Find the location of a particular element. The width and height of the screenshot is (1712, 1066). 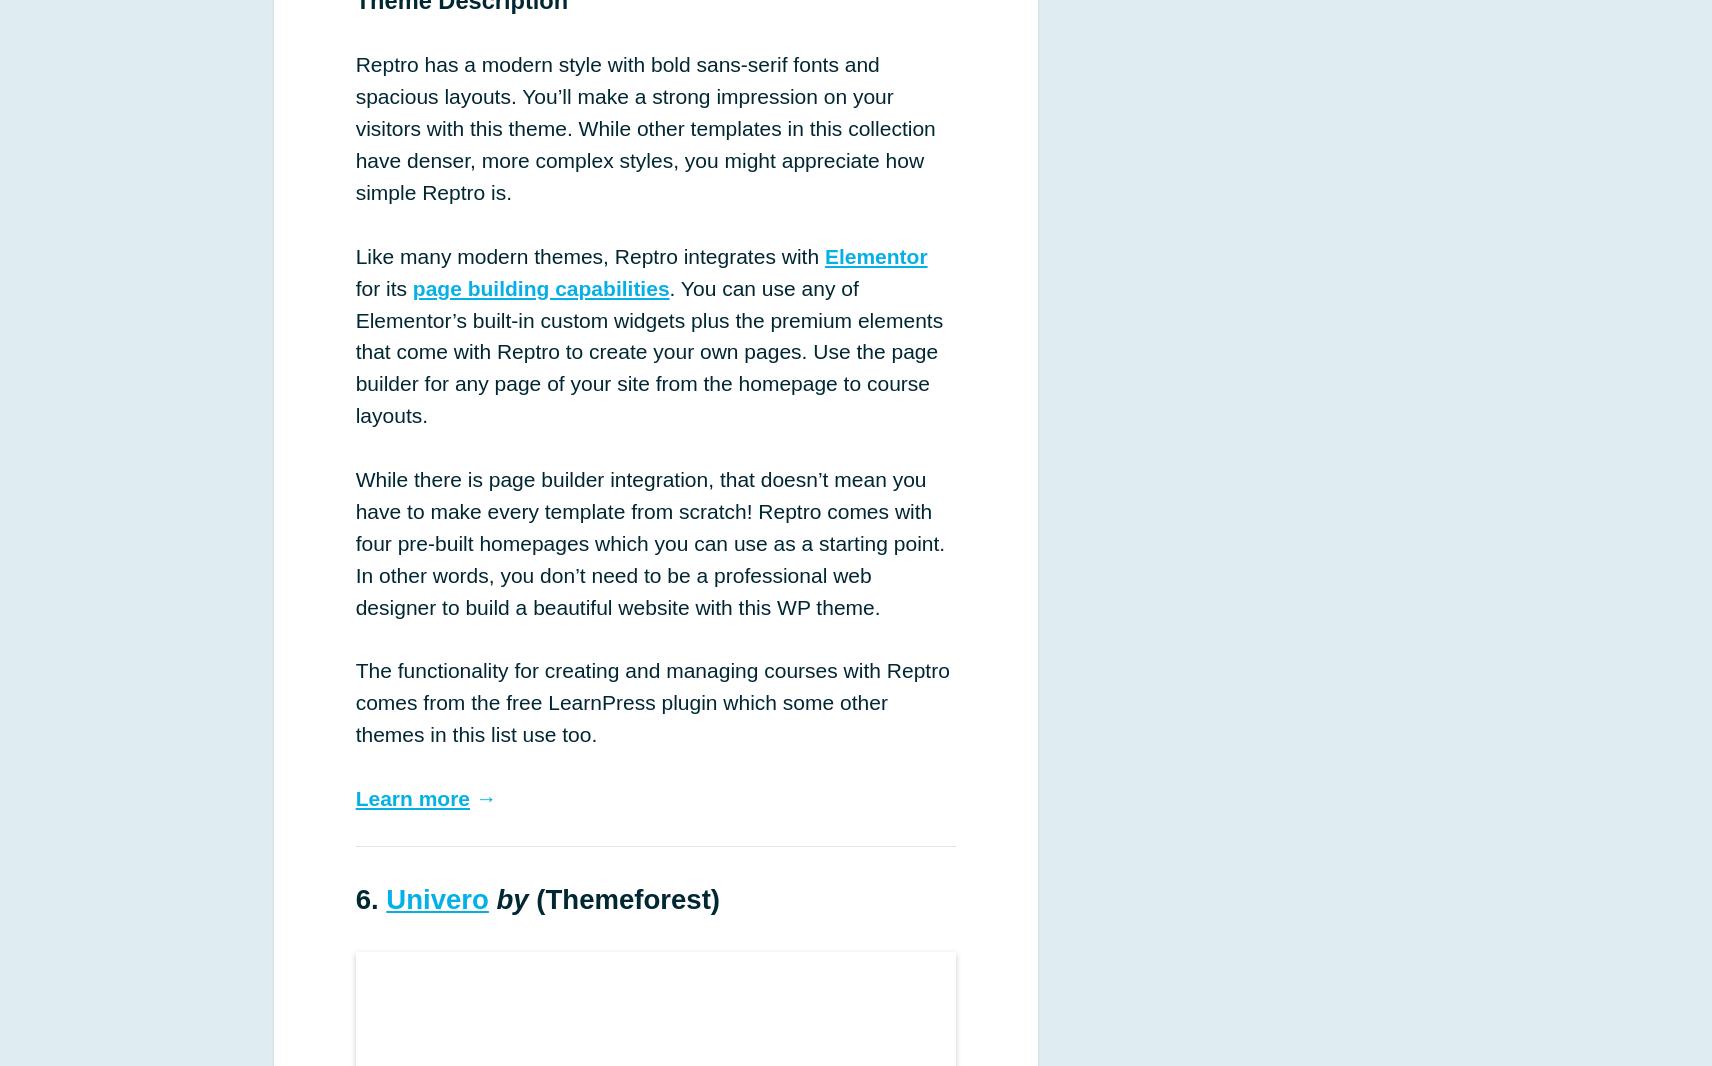

'While there is page builder integration, that doesn’t mean you have to make every template from scratch! Reptro comes with four pre-built homepages which you can use as a starting point. In other words, you don’t need to be a professional web designer to build a beautiful website with this WP theme.' is located at coordinates (650, 541).